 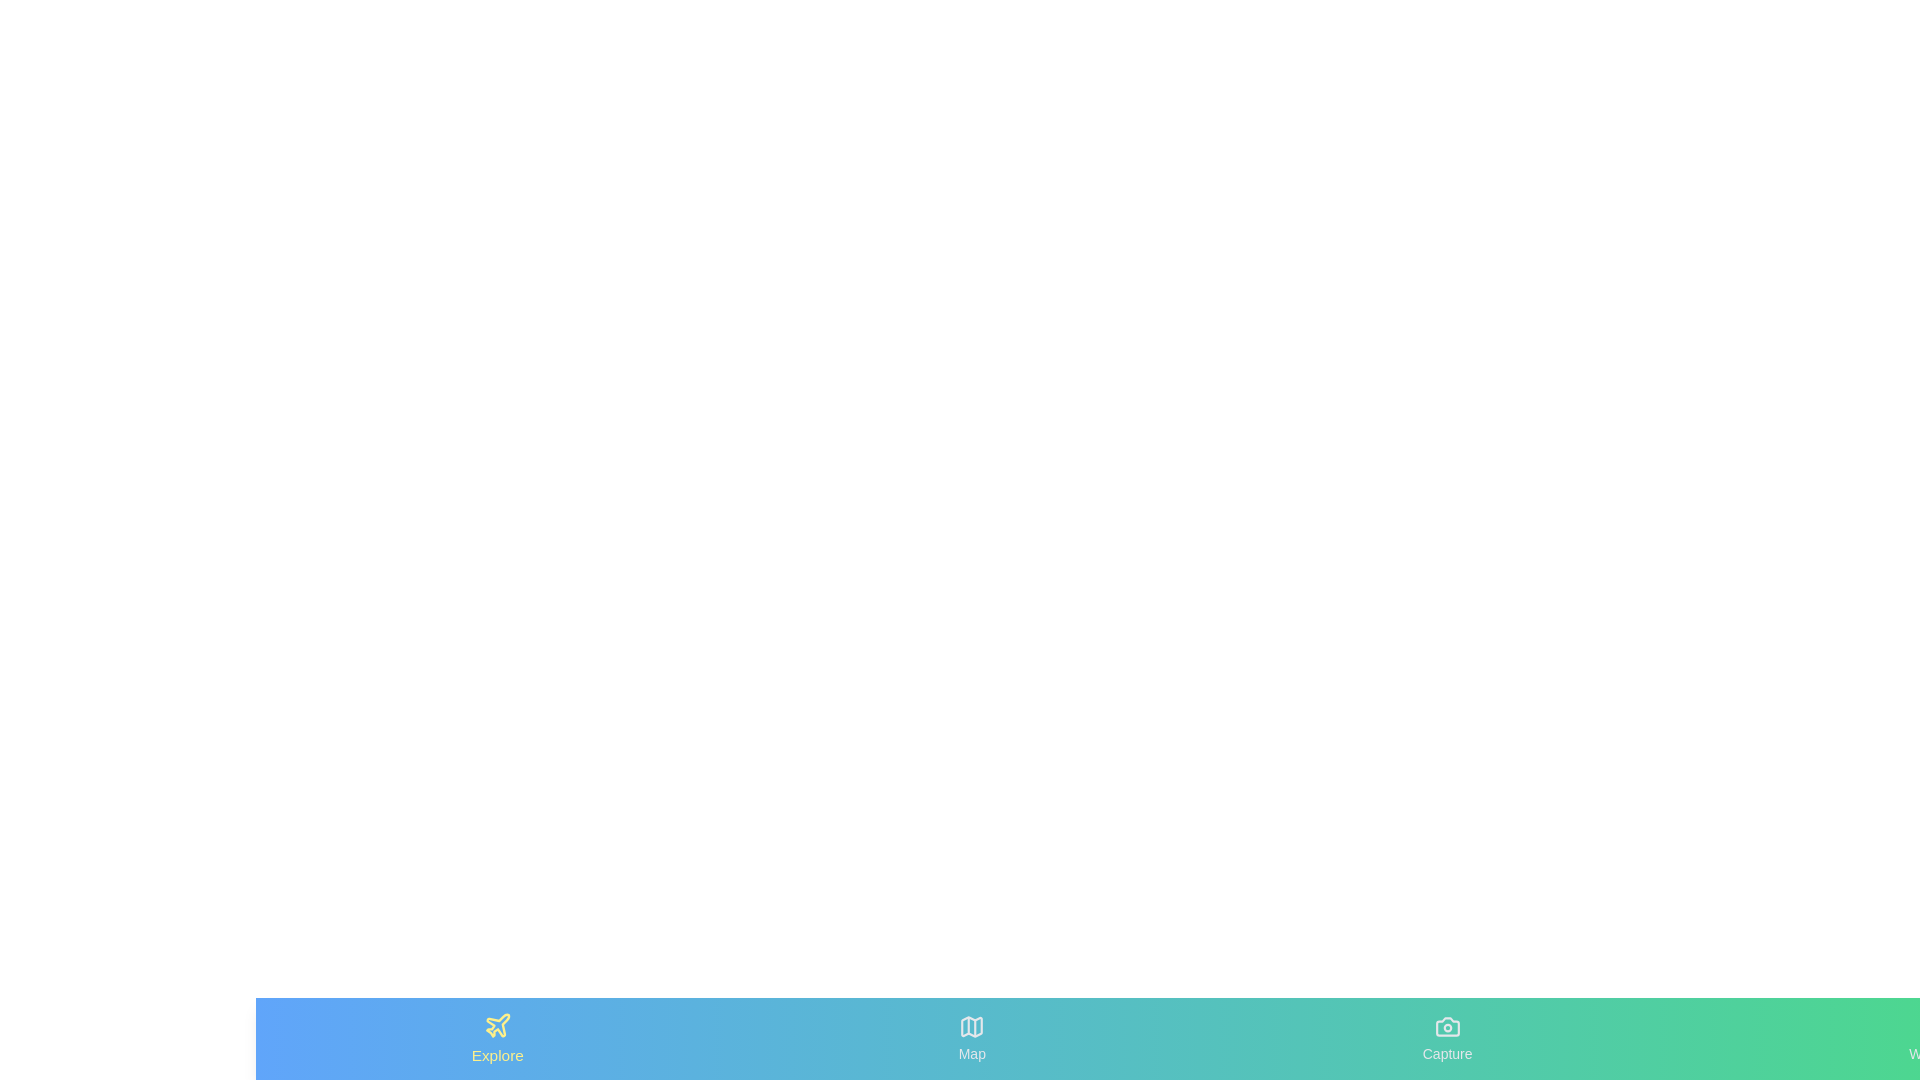 I want to click on the Explore tab by clicking on it, so click(x=498, y=1037).